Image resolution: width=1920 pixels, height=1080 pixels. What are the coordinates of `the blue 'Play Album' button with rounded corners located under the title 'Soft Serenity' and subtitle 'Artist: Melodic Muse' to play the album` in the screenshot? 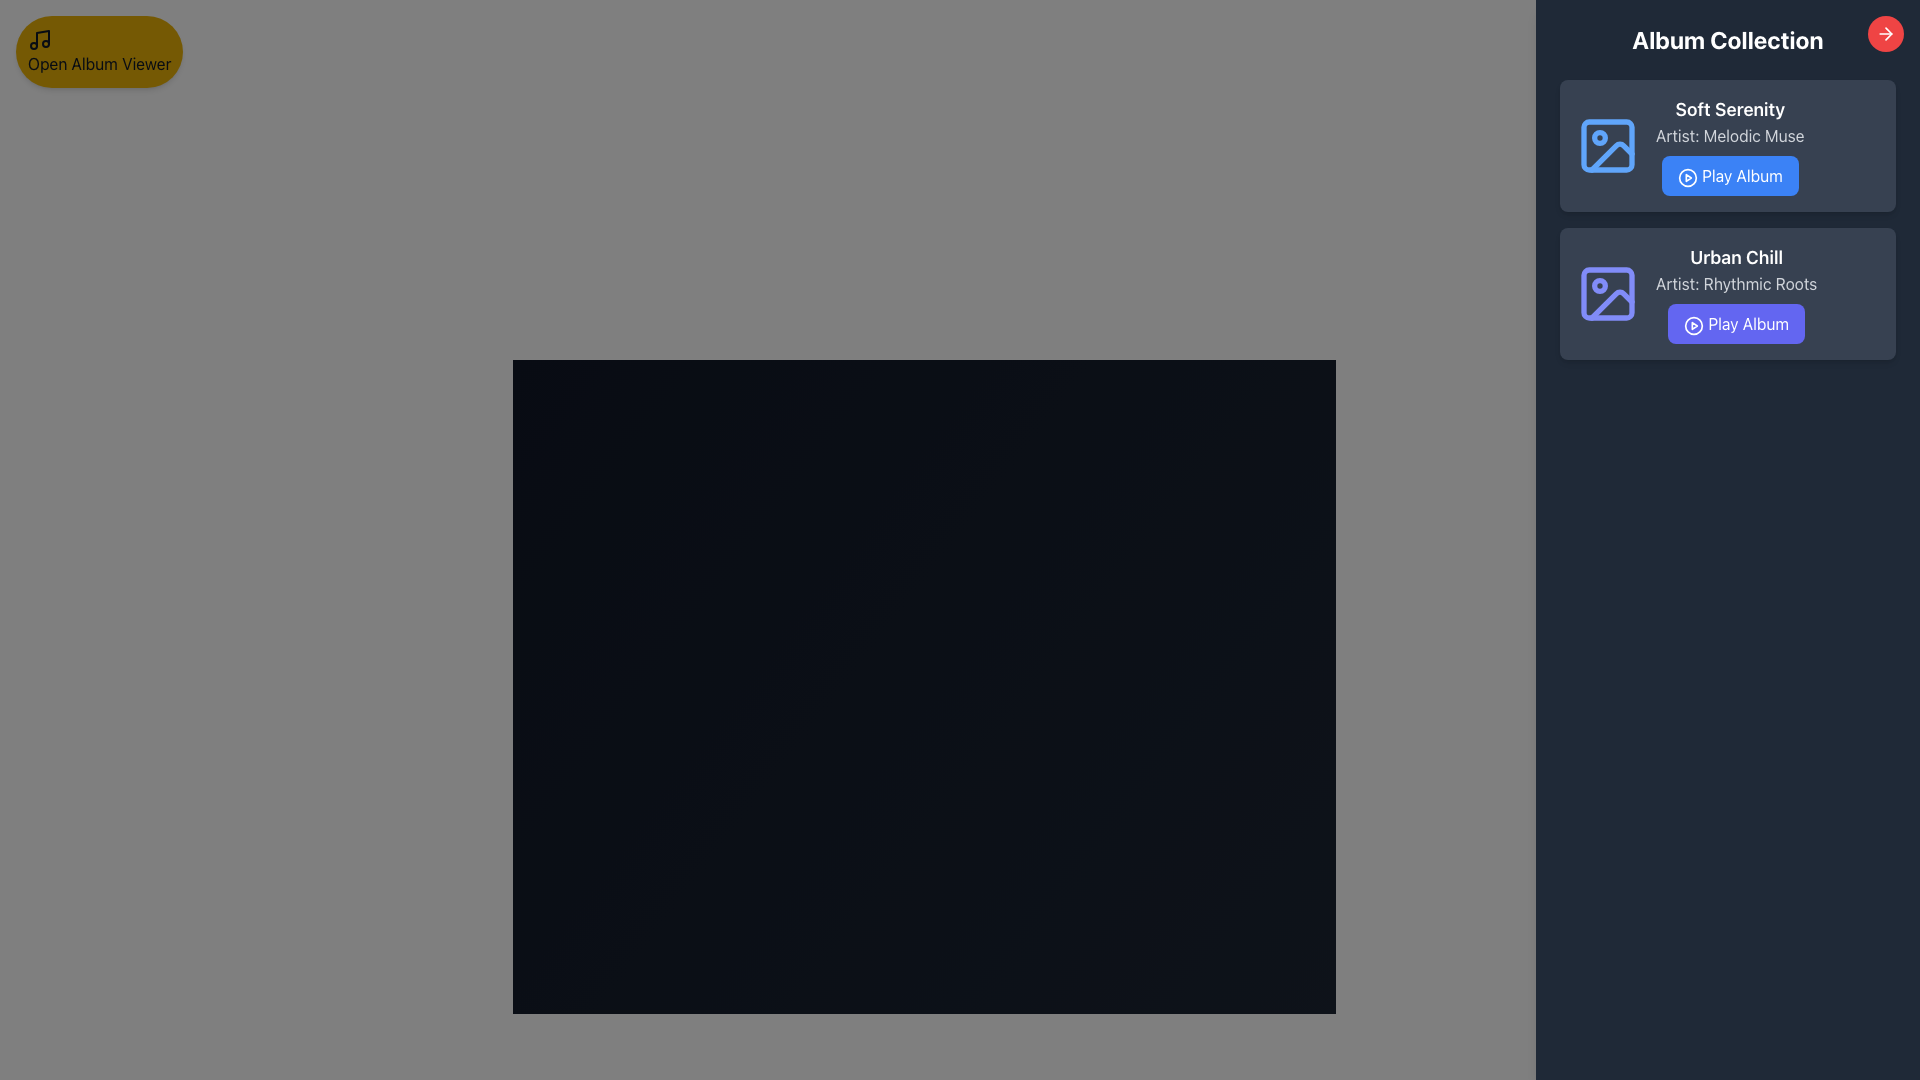 It's located at (1729, 175).